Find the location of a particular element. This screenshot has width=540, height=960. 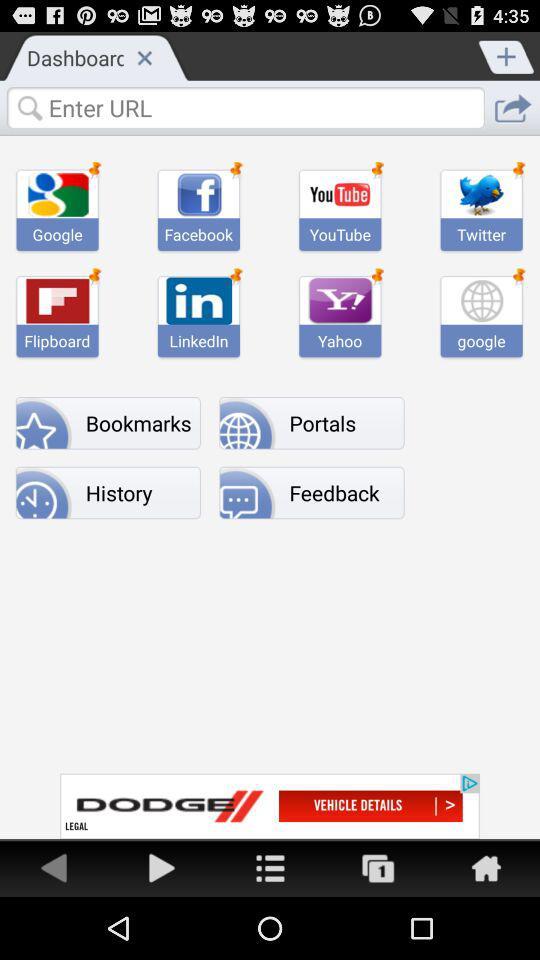

the logo below youtube logo is located at coordinates (340, 299).